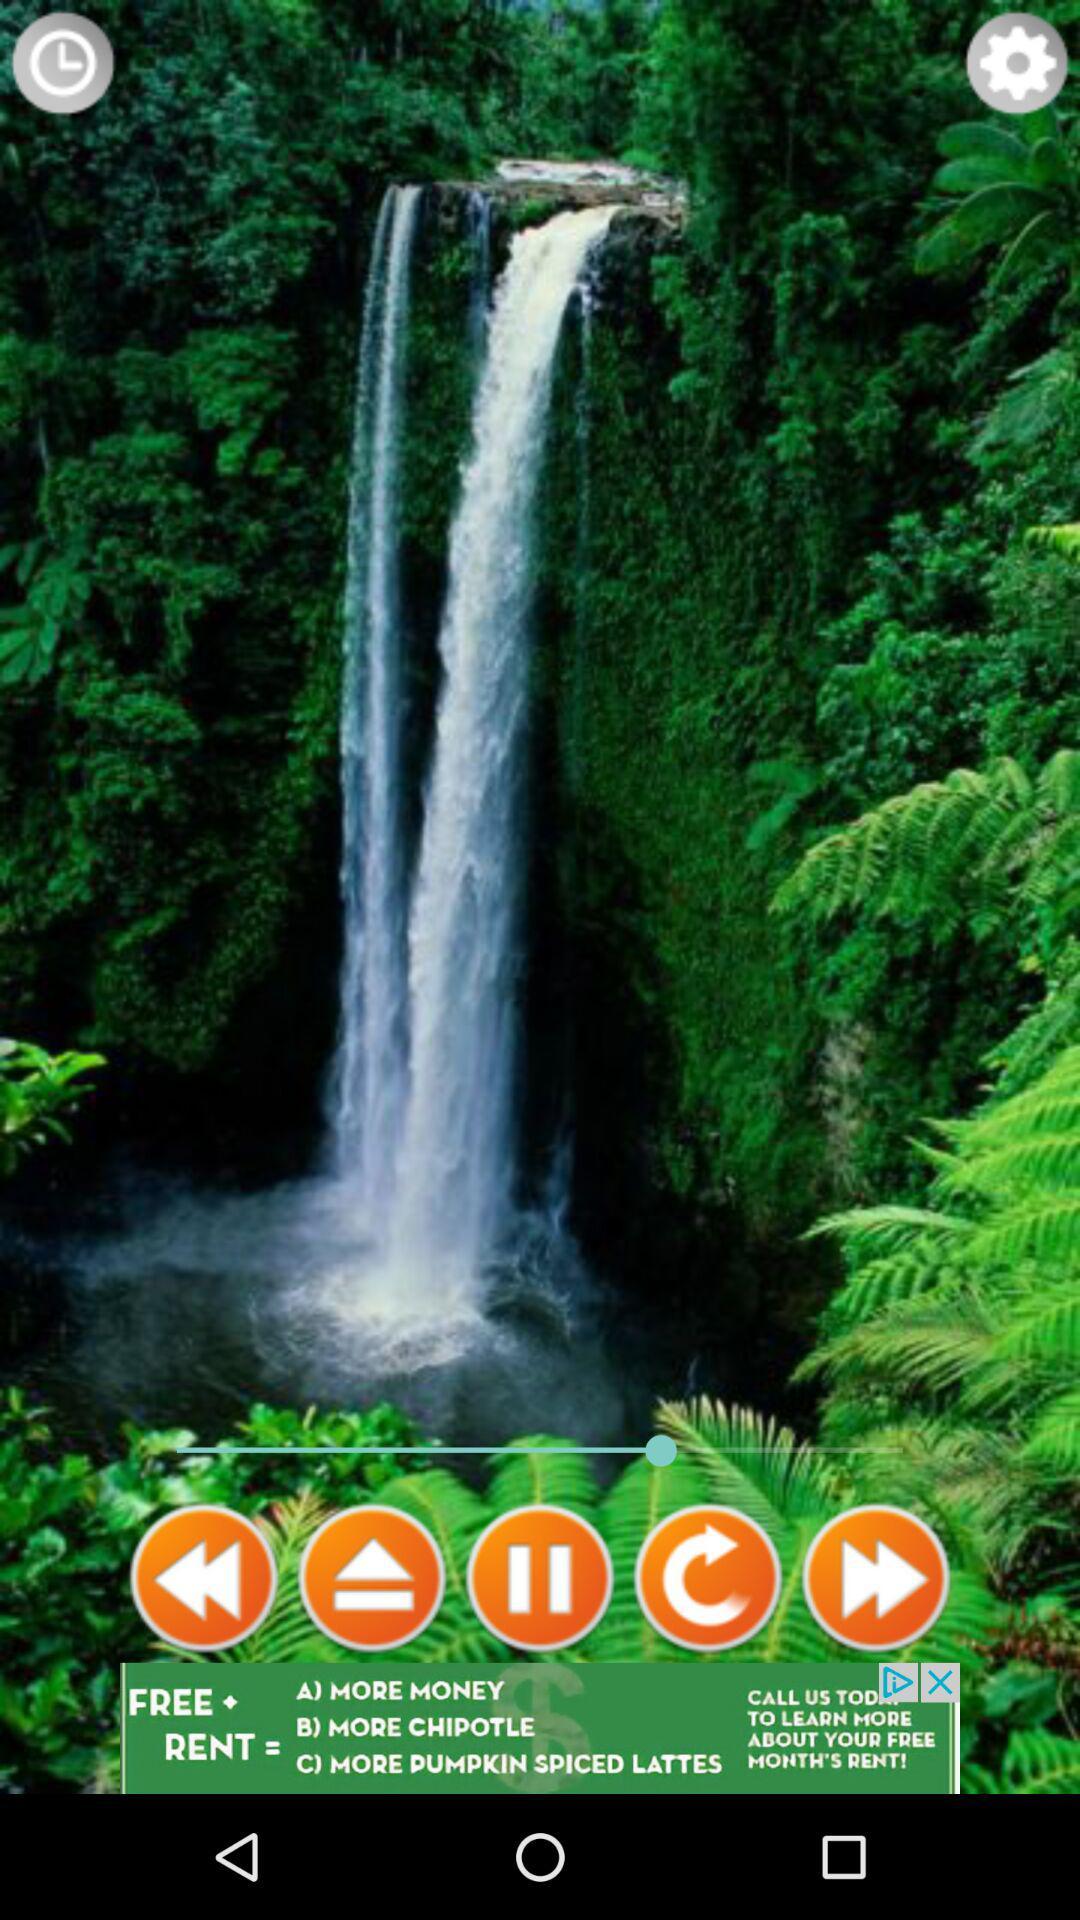 This screenshot has width=1080, height=1920. I want to click on previous, so click(204, 1577).